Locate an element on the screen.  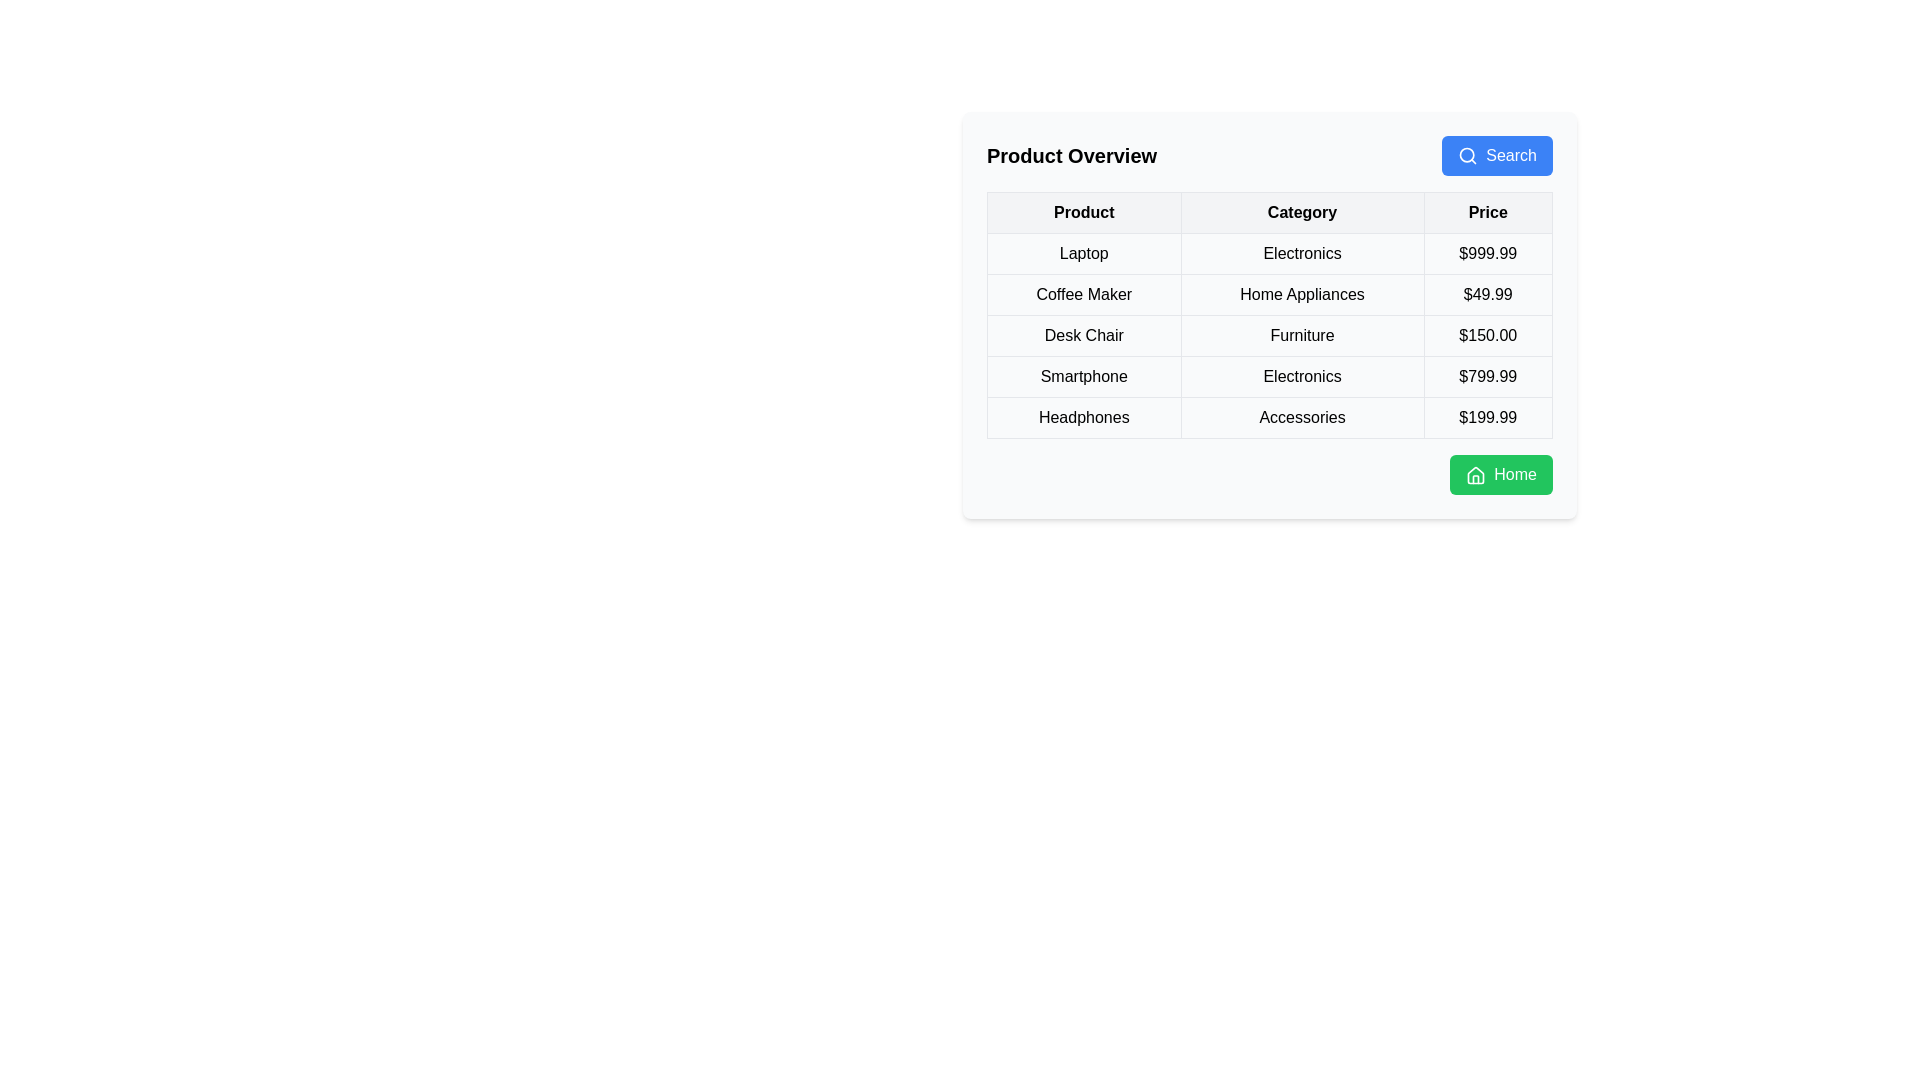
the text label 'Electronics' in the table, which is located under the 'Category' column, positioned between 'Product' and 'Price' is located at coordinates (1269, 253).